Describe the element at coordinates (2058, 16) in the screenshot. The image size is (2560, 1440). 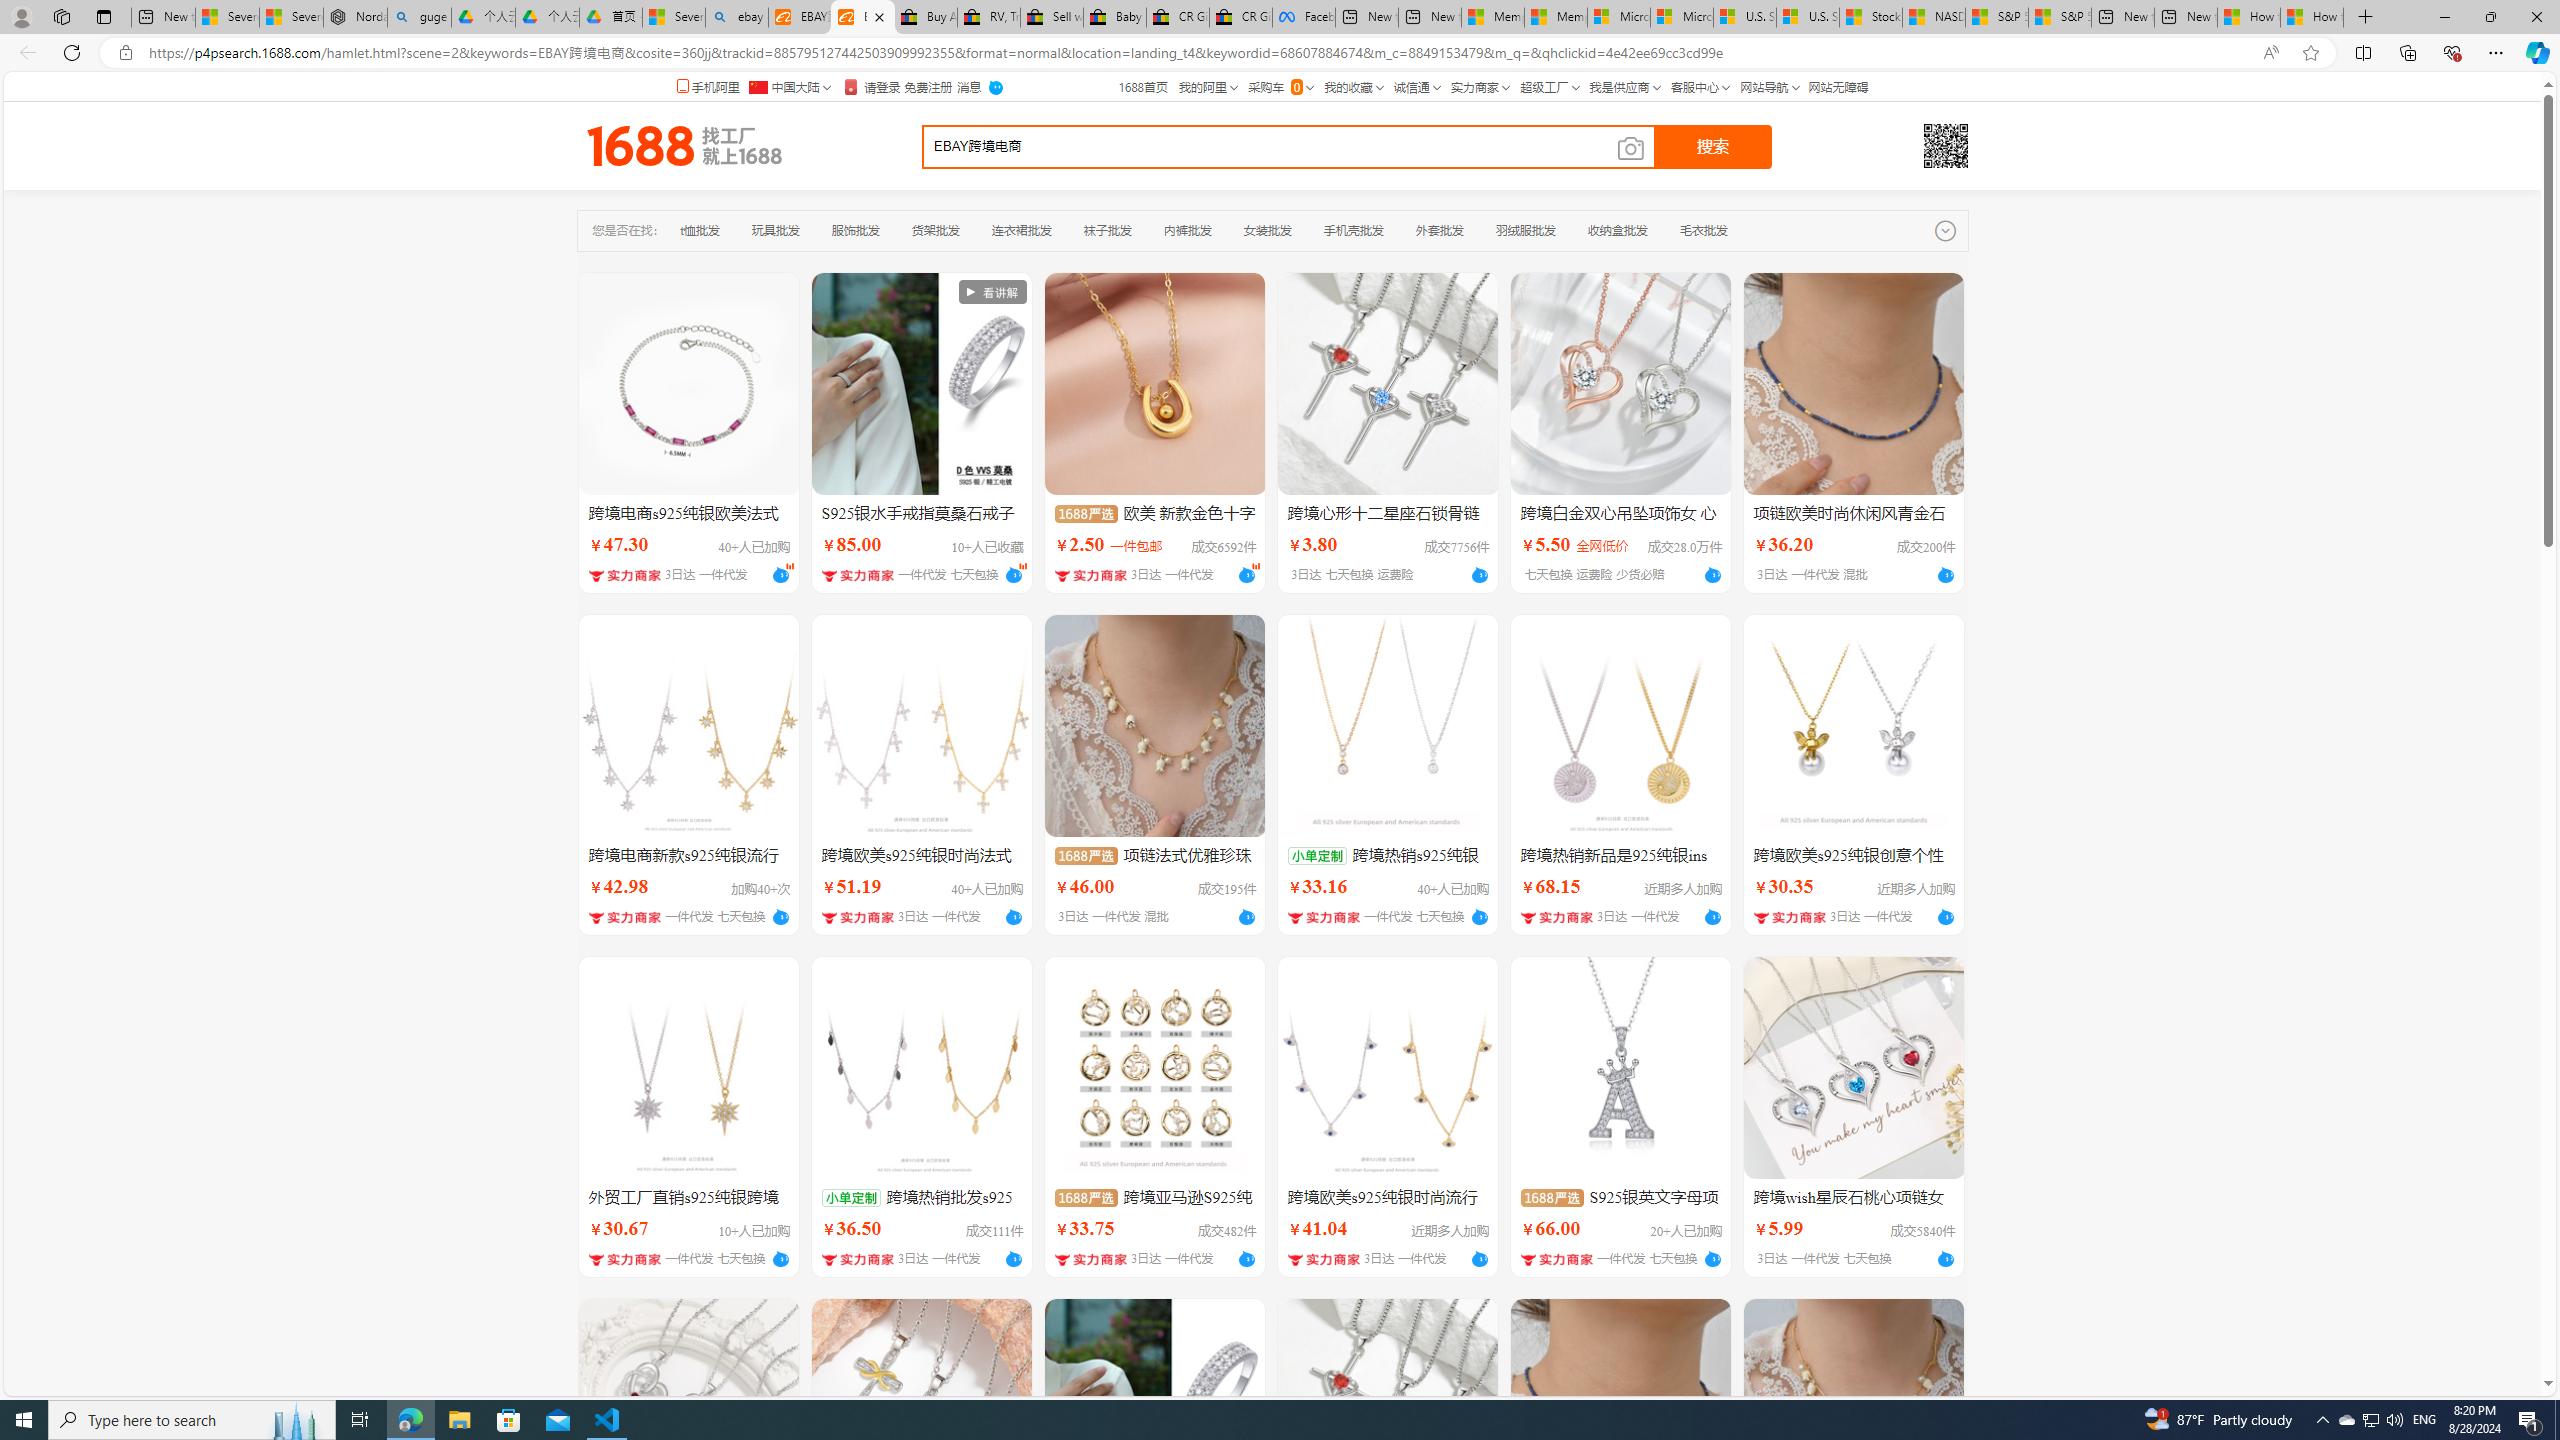
I see `'S&P 500, Nasdaq end lower, weighed by Nvidia dip | Watch'` at that location.